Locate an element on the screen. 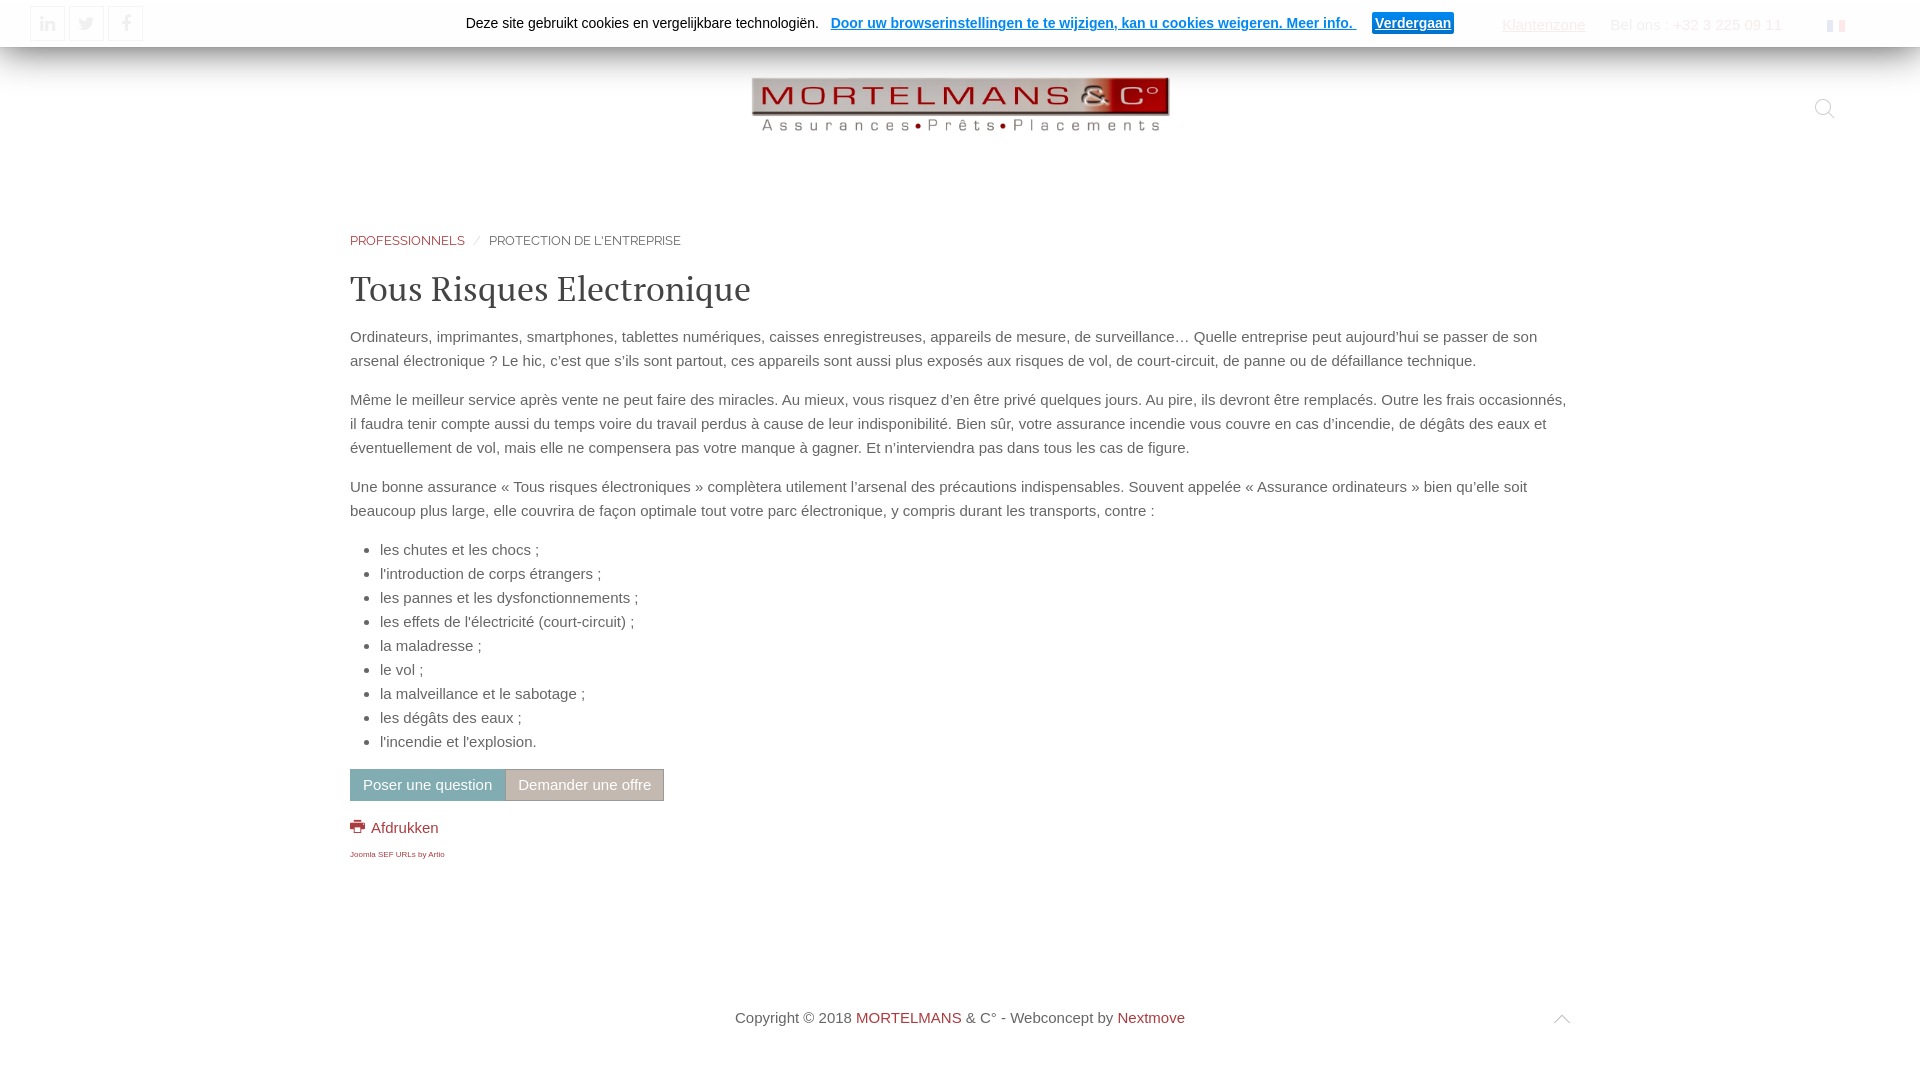 The width and height of the screenshot is (1920, 1080). 'MORTELMANS' is located at coordinates (907, 1017).